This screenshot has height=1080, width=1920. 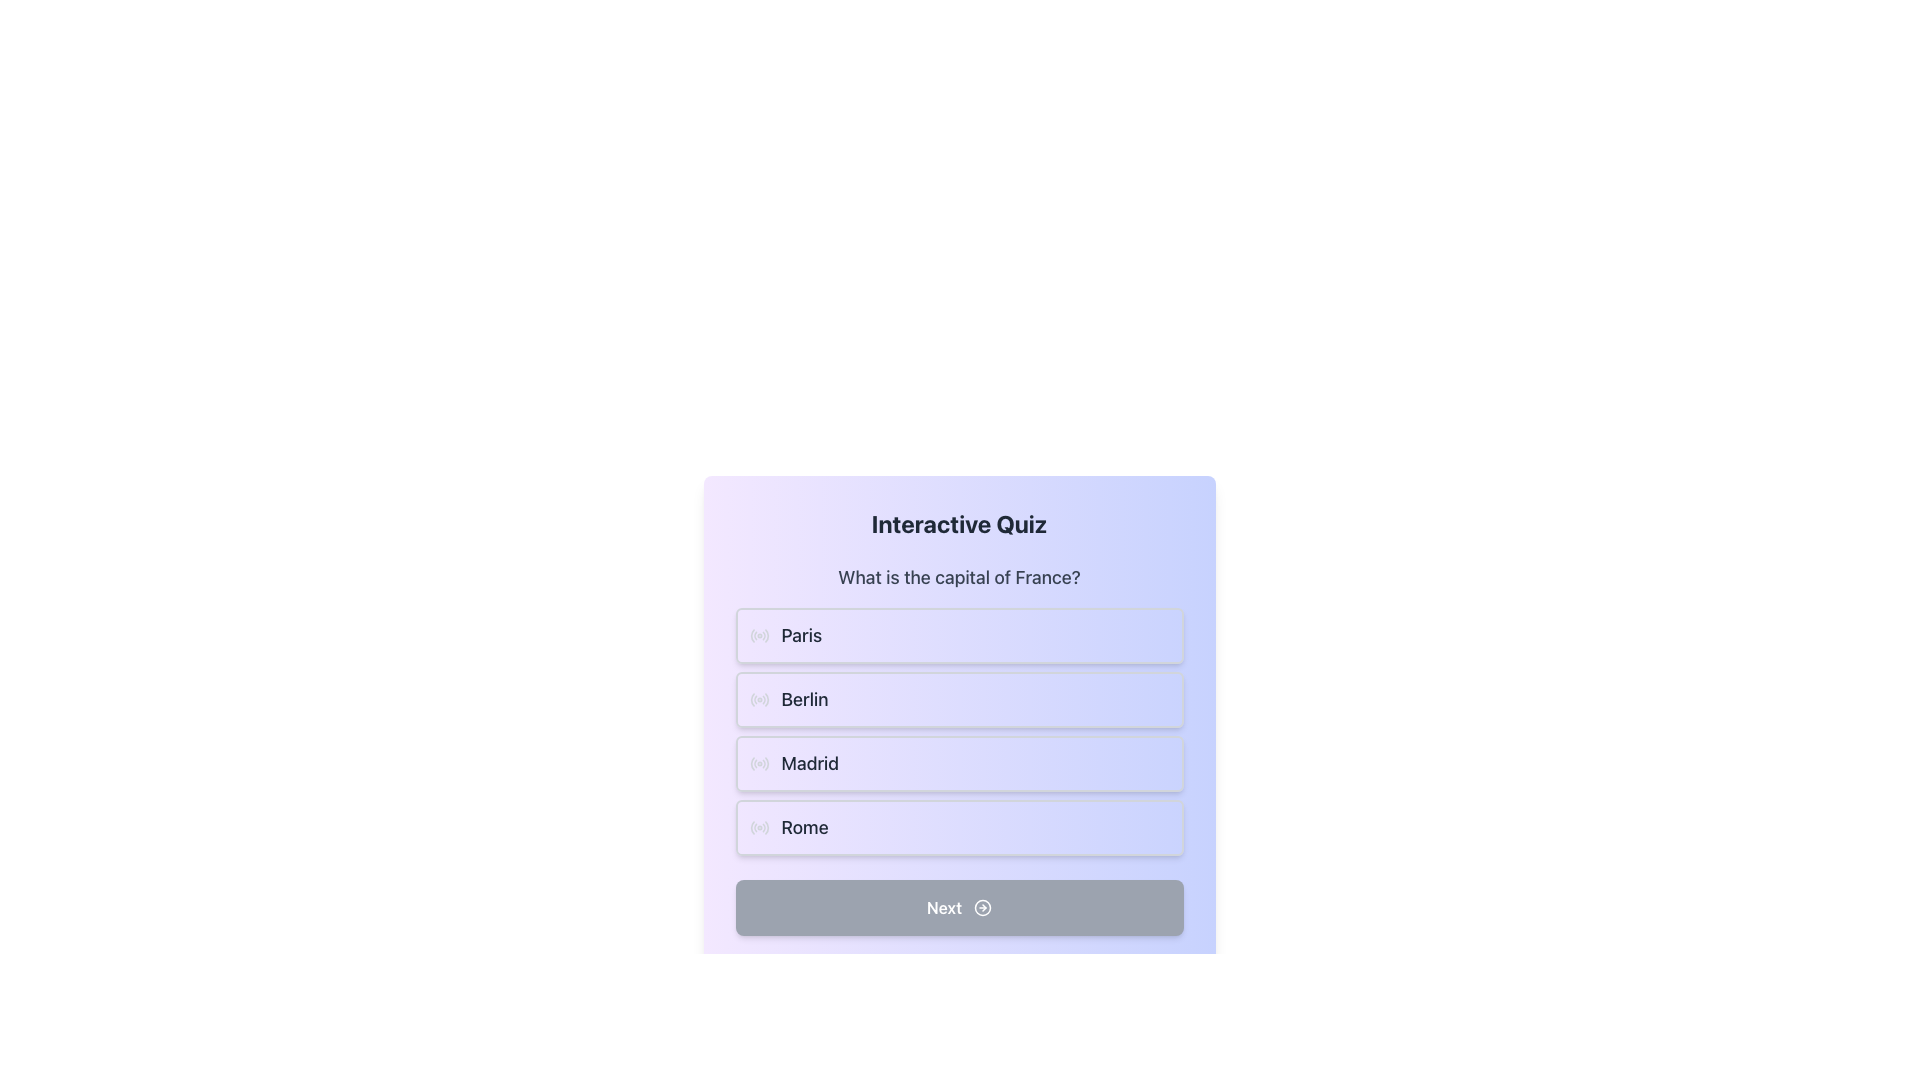 I want to click on the text label indicating the third selectable answer option for the quiz question 'What is the capital of France?', so click(x=810, y=763).